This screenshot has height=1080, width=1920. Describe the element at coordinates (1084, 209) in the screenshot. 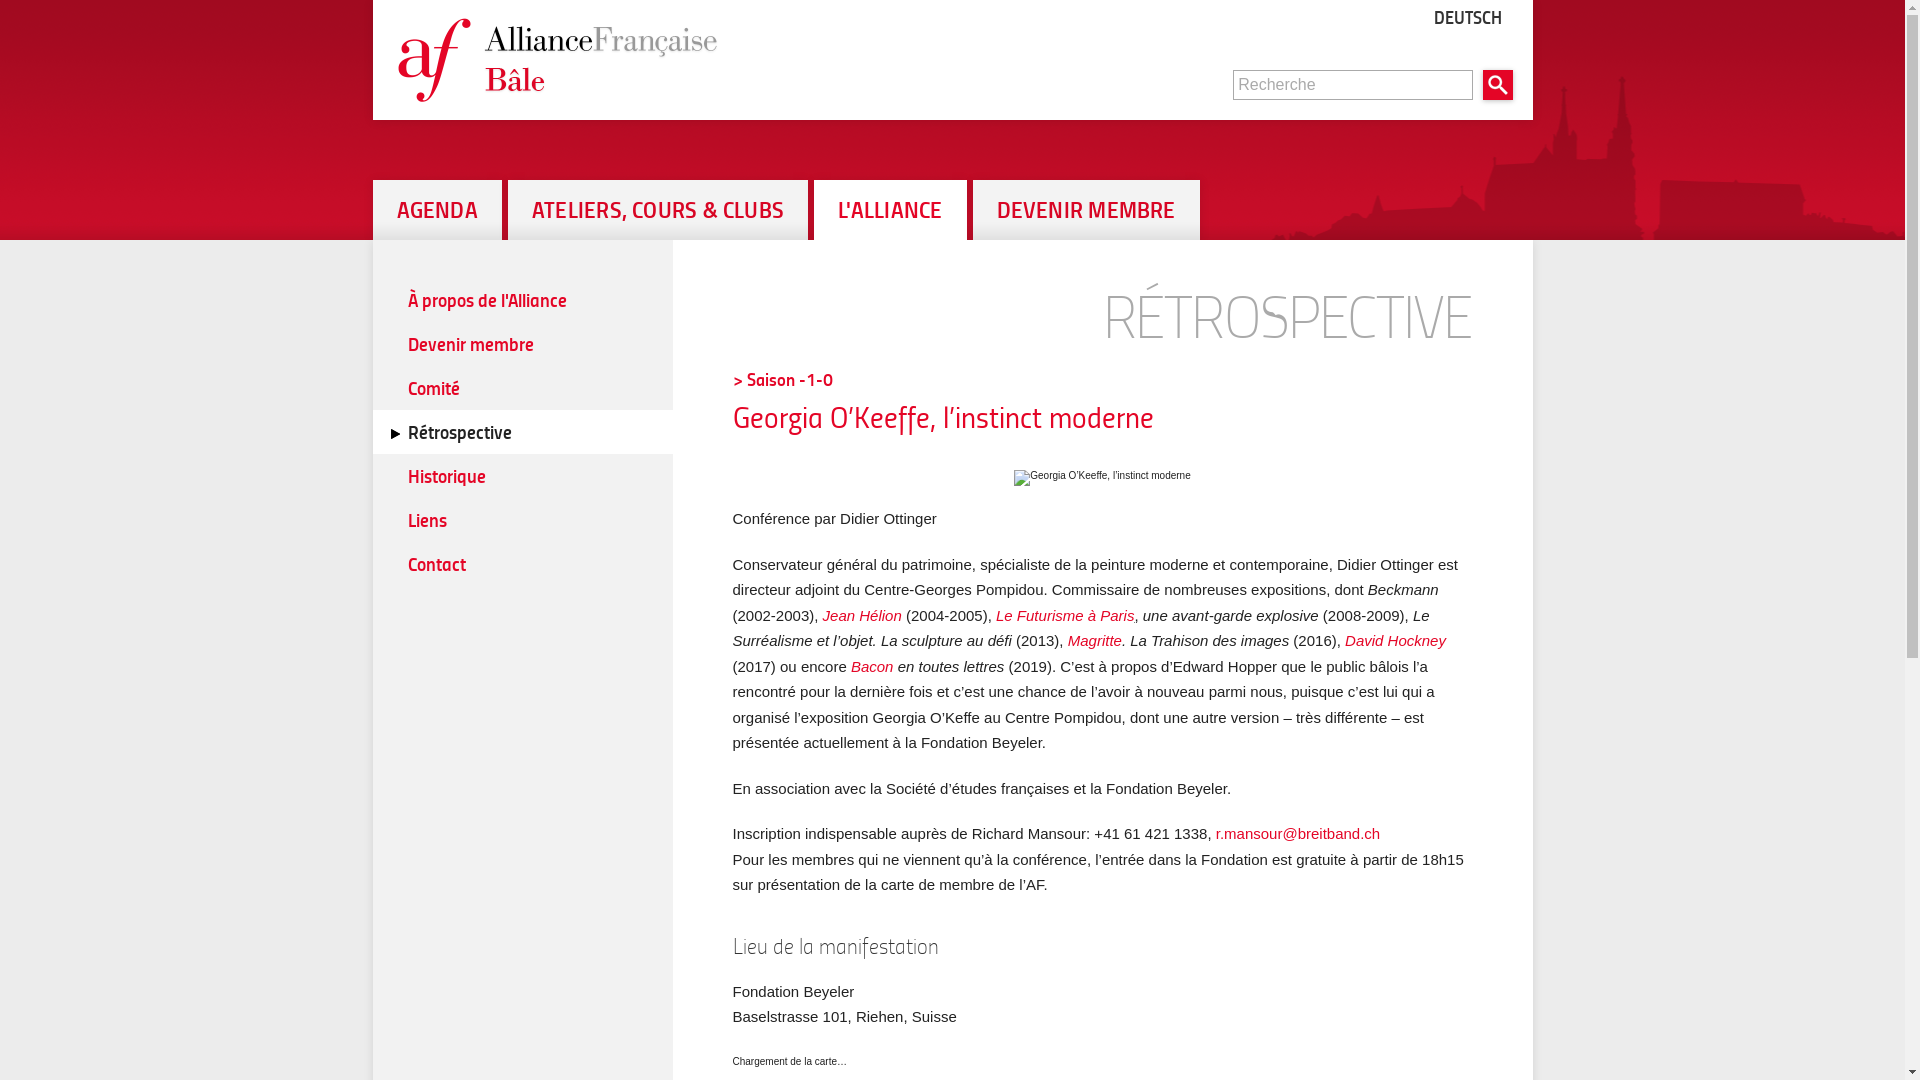

I see `'DEVENIR MEMBRE'` at that location.